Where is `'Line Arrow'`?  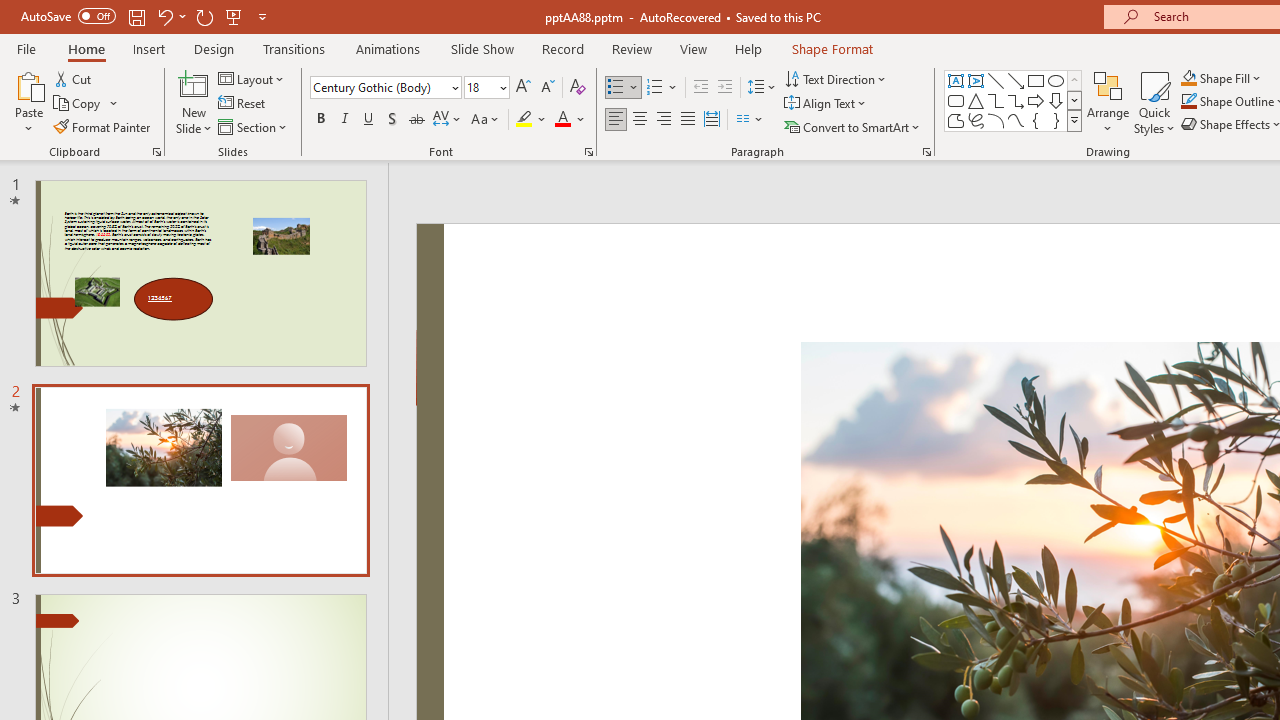 'Line Arrow' is located at coordinates (1016, 80).